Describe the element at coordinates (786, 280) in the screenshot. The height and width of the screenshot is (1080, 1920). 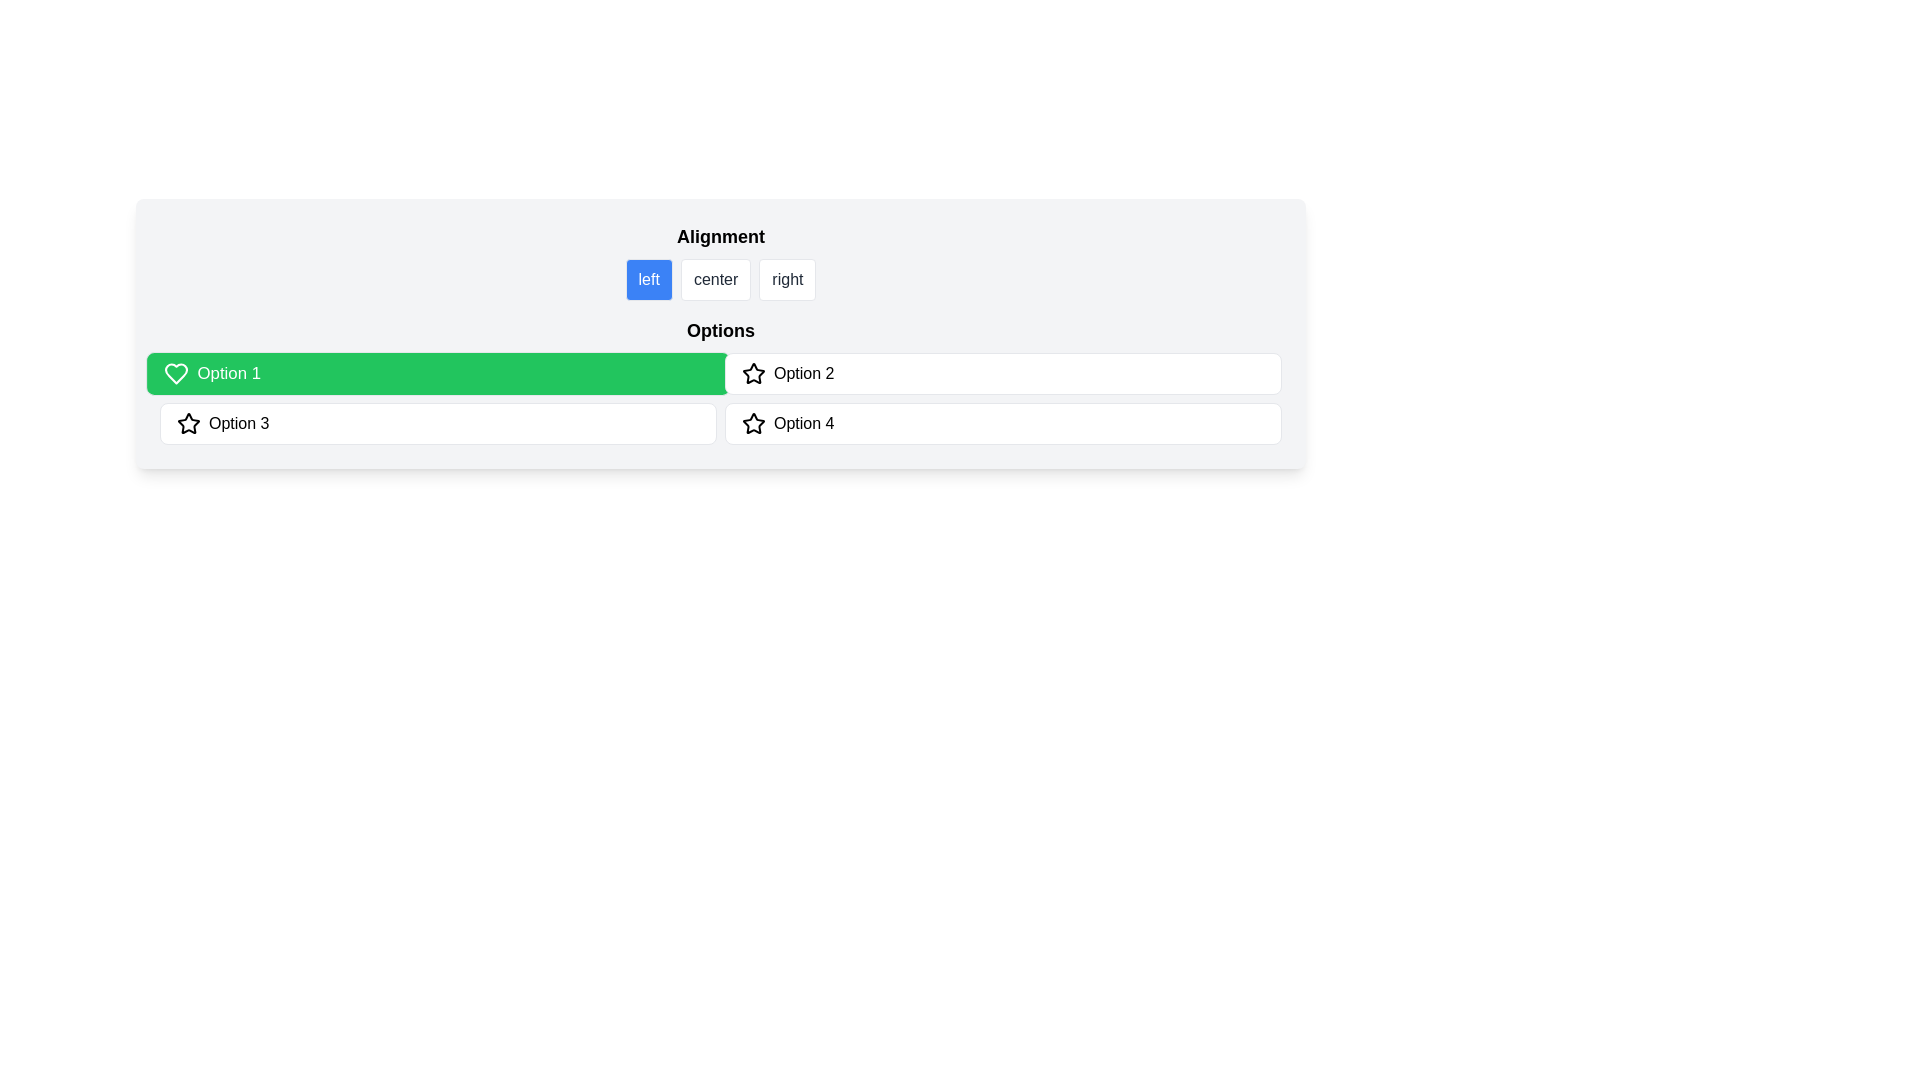
I see `the 'right' alignment button, which is the third button in a row of three buttons located at the top center of the interface, above the 'Options' section` at that location.